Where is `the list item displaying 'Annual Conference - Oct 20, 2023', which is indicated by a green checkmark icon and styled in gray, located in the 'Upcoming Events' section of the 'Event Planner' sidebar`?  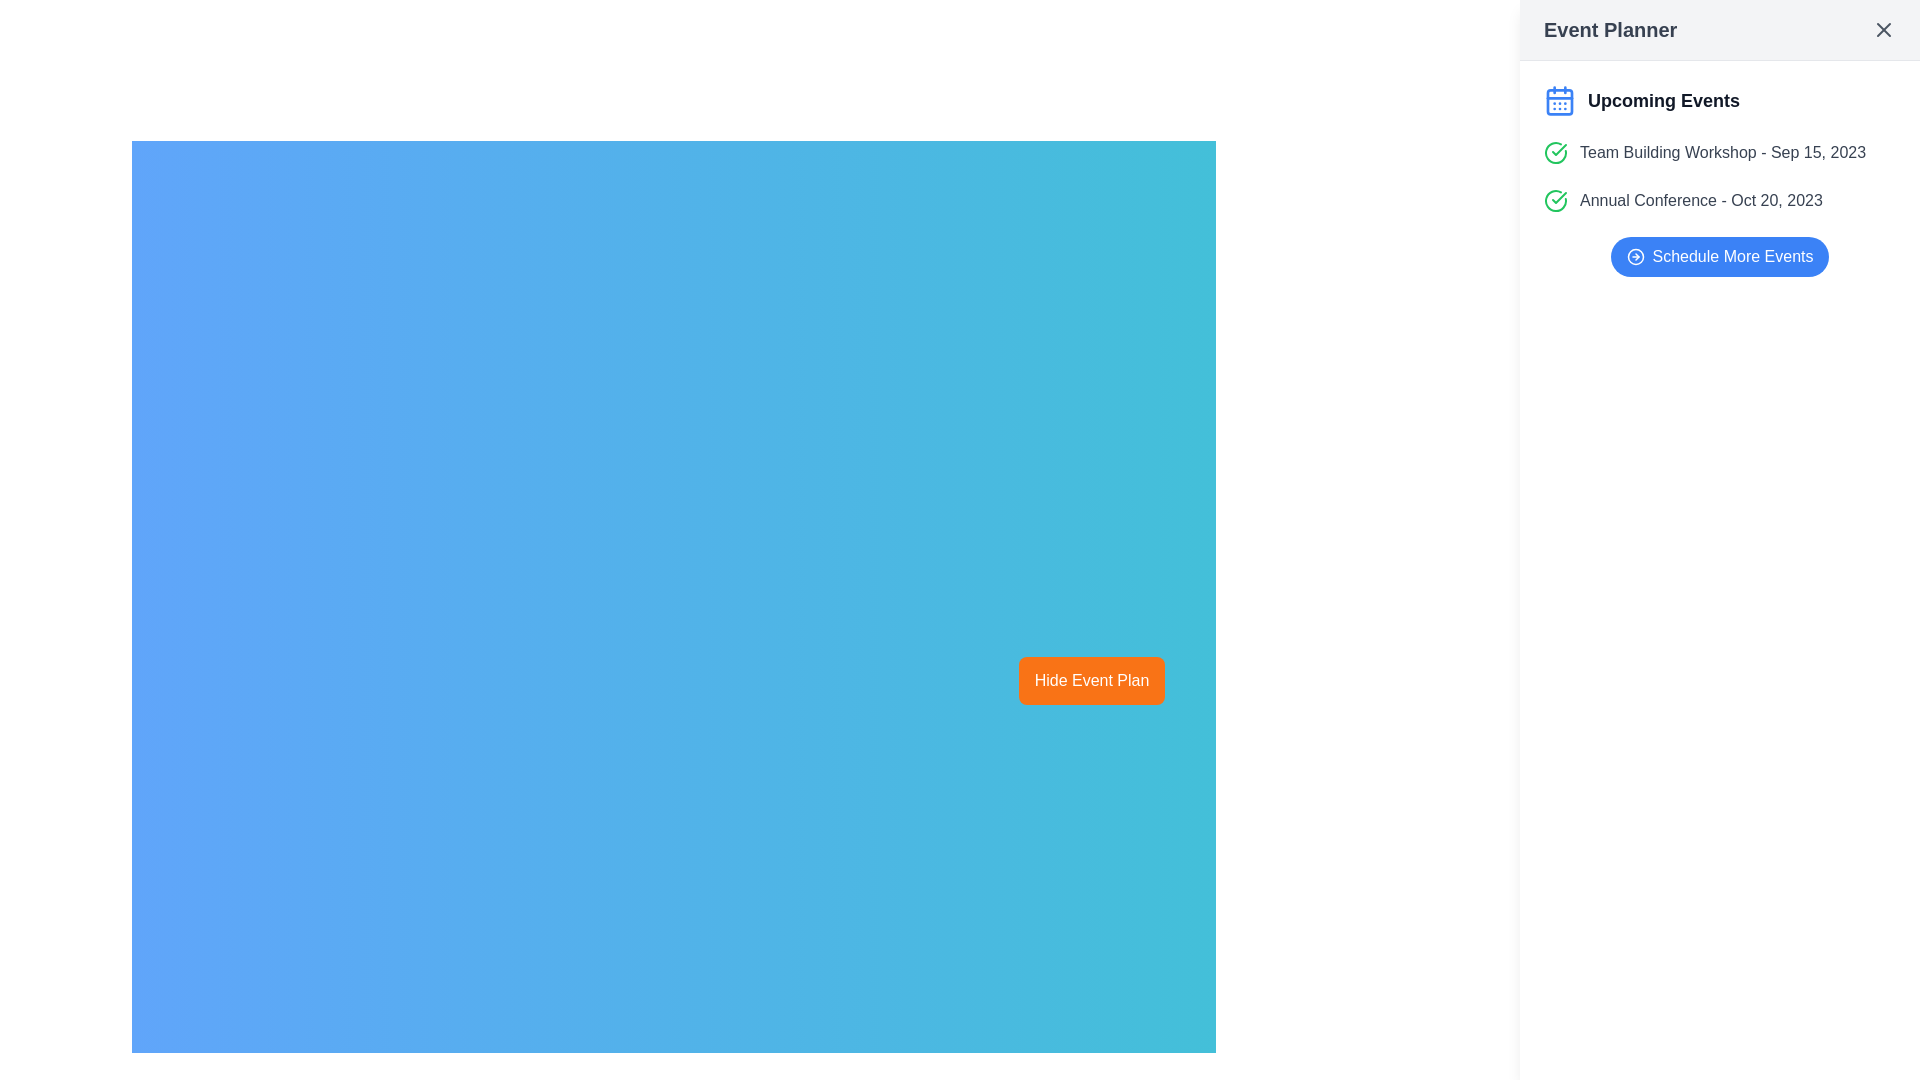
the list item displaying 'Annual Conference - Oct 20, 2023', which is indicated by a green checkmark icon and styled in gray, located in the 'Upcoming Events' section of the 'Event Planner' sidebar is located at coordinates (1718, 200).